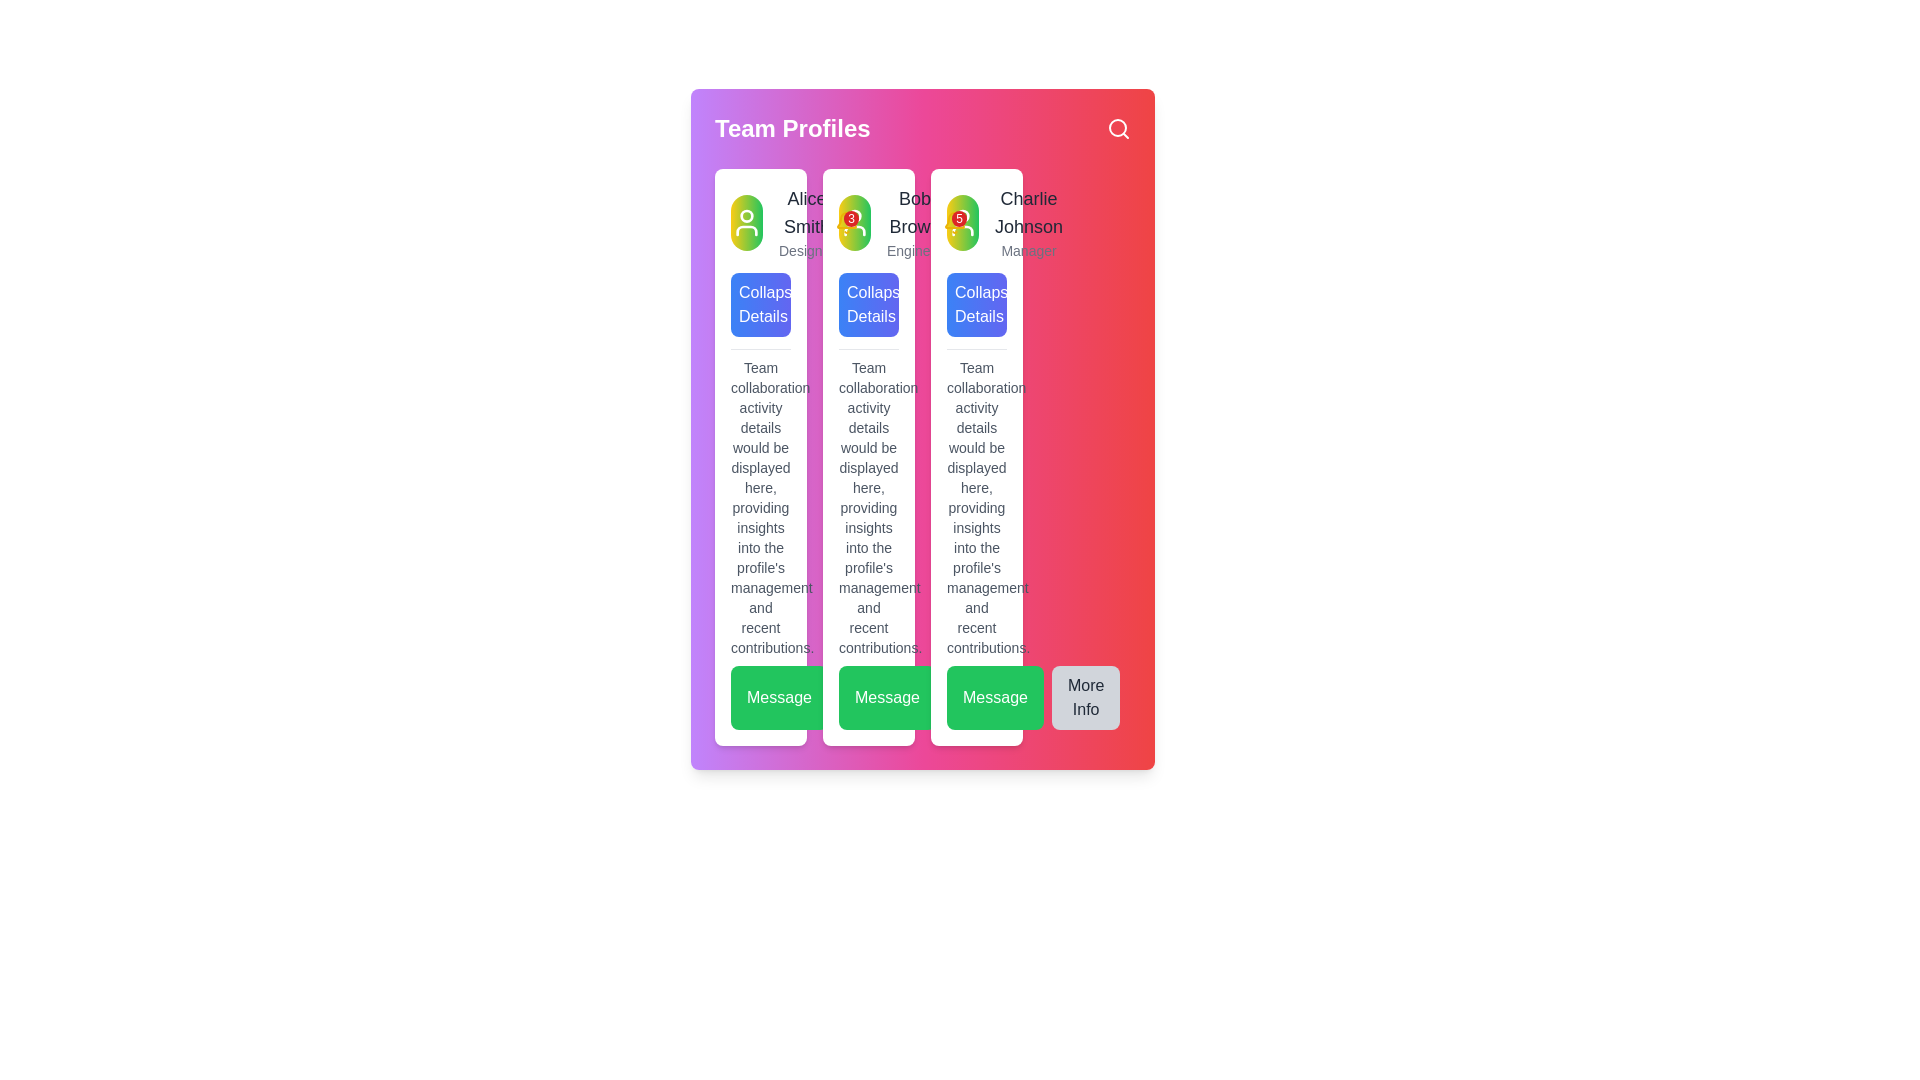  What do you see at coordinates (977, 304) in the screenshot?
I see `the third button under Charlie Johnson's profile` at bounding box center [977, 304].